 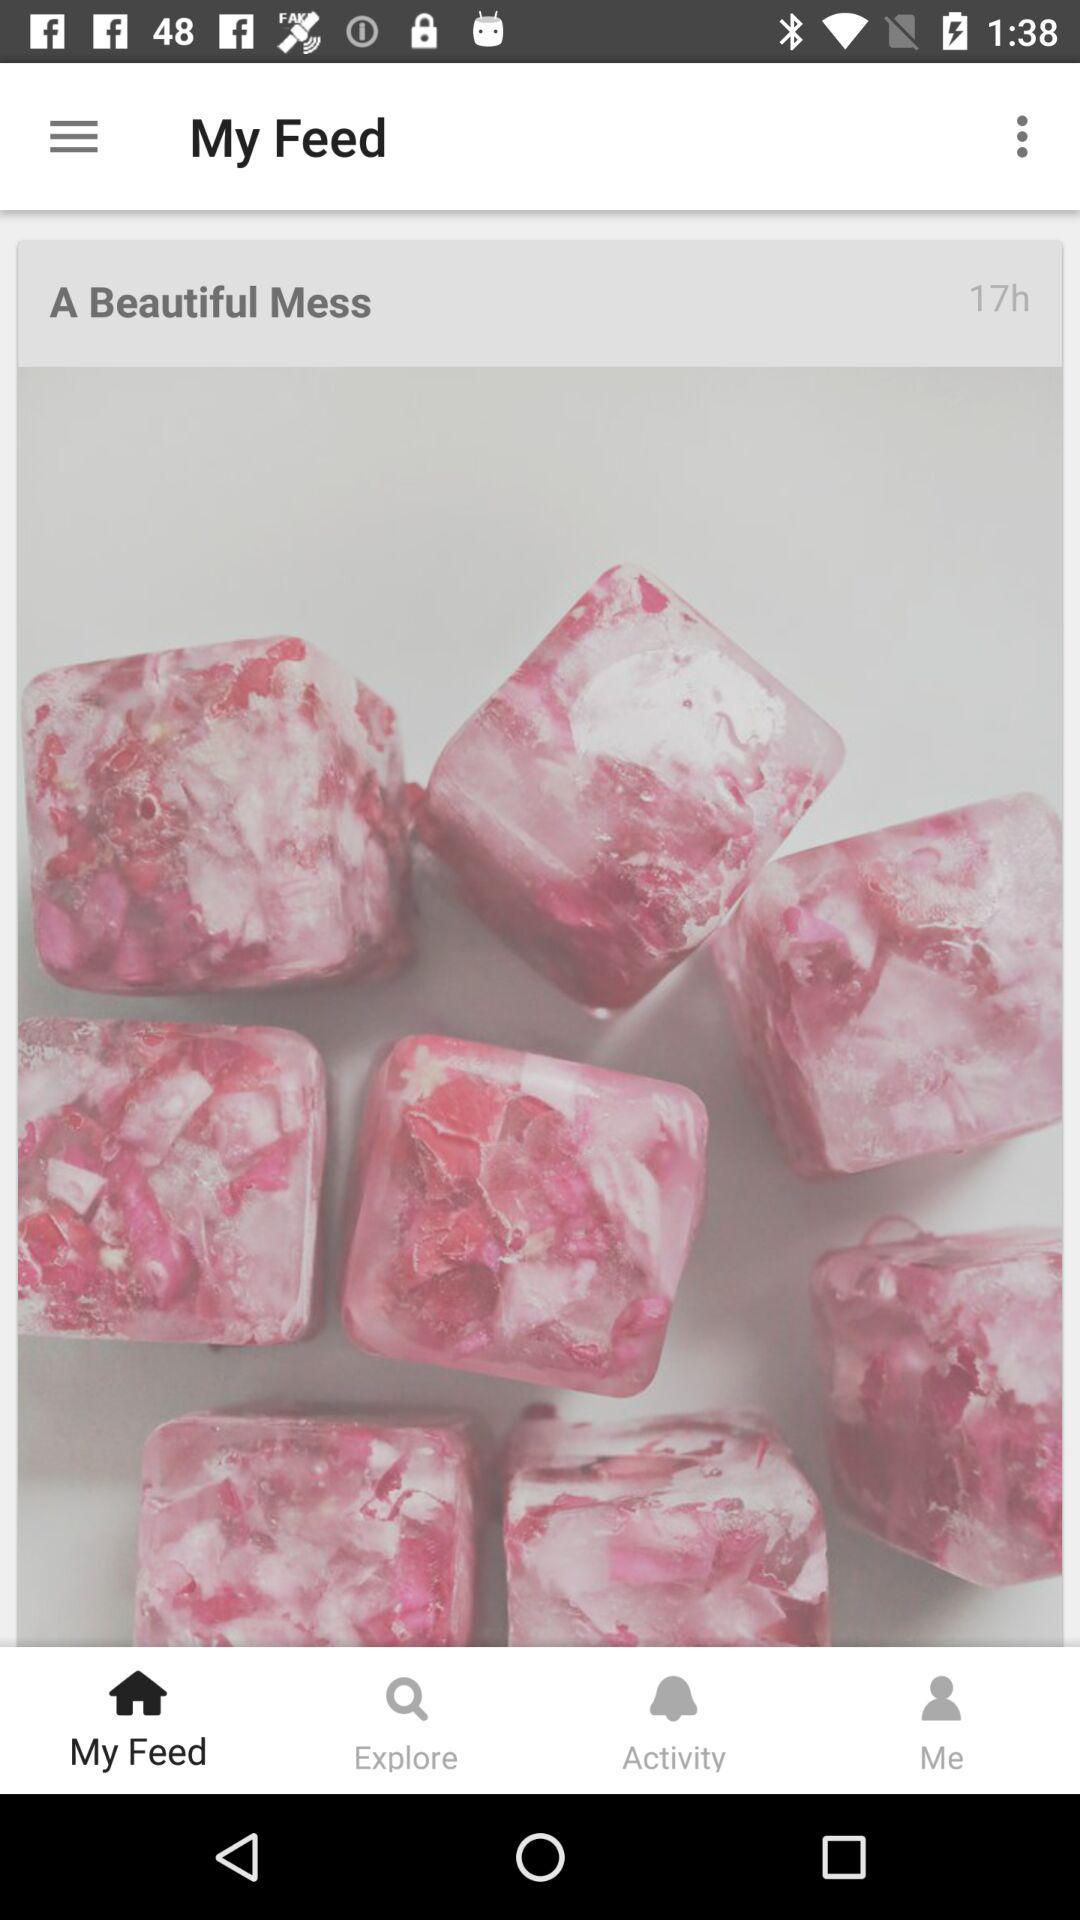 I want to click on the a beautiful mess item, so click(x=507, y=302).